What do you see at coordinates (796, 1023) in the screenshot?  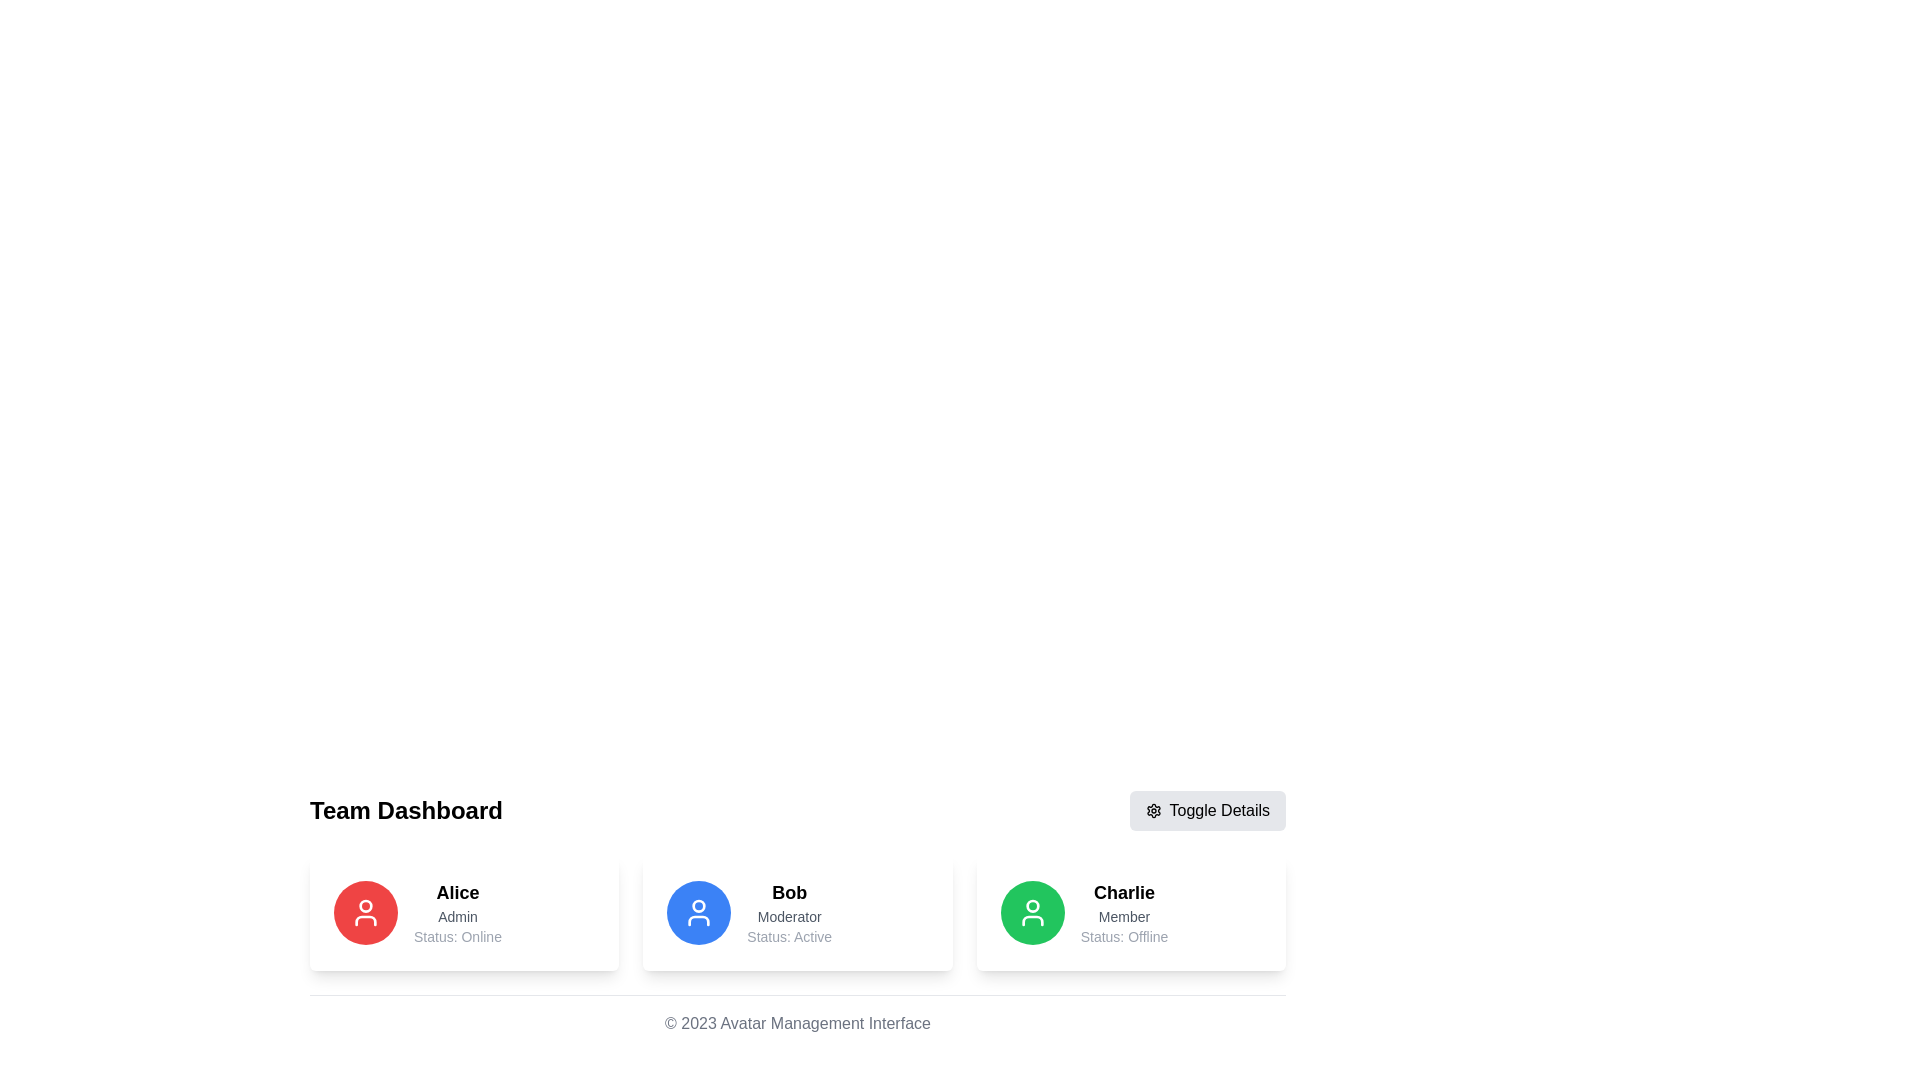 I see `the footer text label that reads '© 2023 Avatar Management Interface', which is centered at the bottom of the page` at bounding box center [796, 1023].